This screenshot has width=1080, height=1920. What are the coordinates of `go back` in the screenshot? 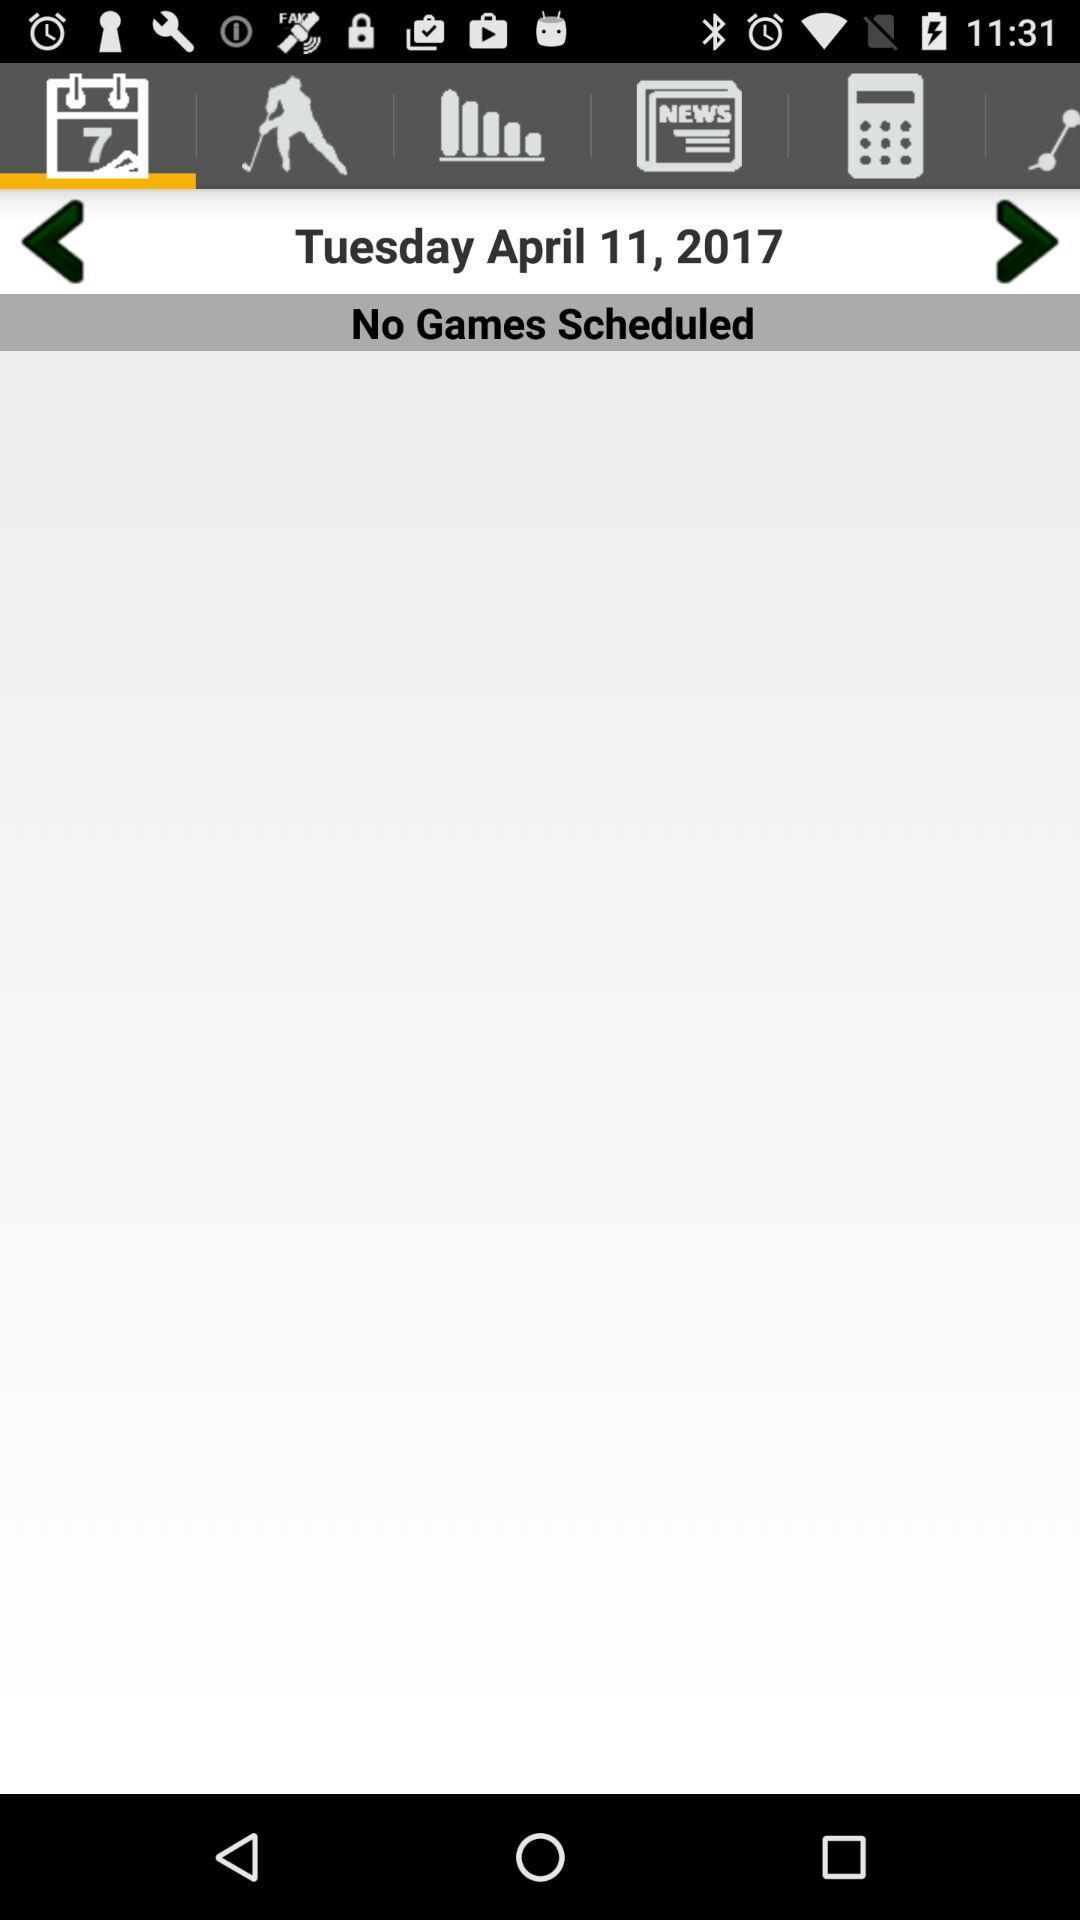 It's located at (51, 240).